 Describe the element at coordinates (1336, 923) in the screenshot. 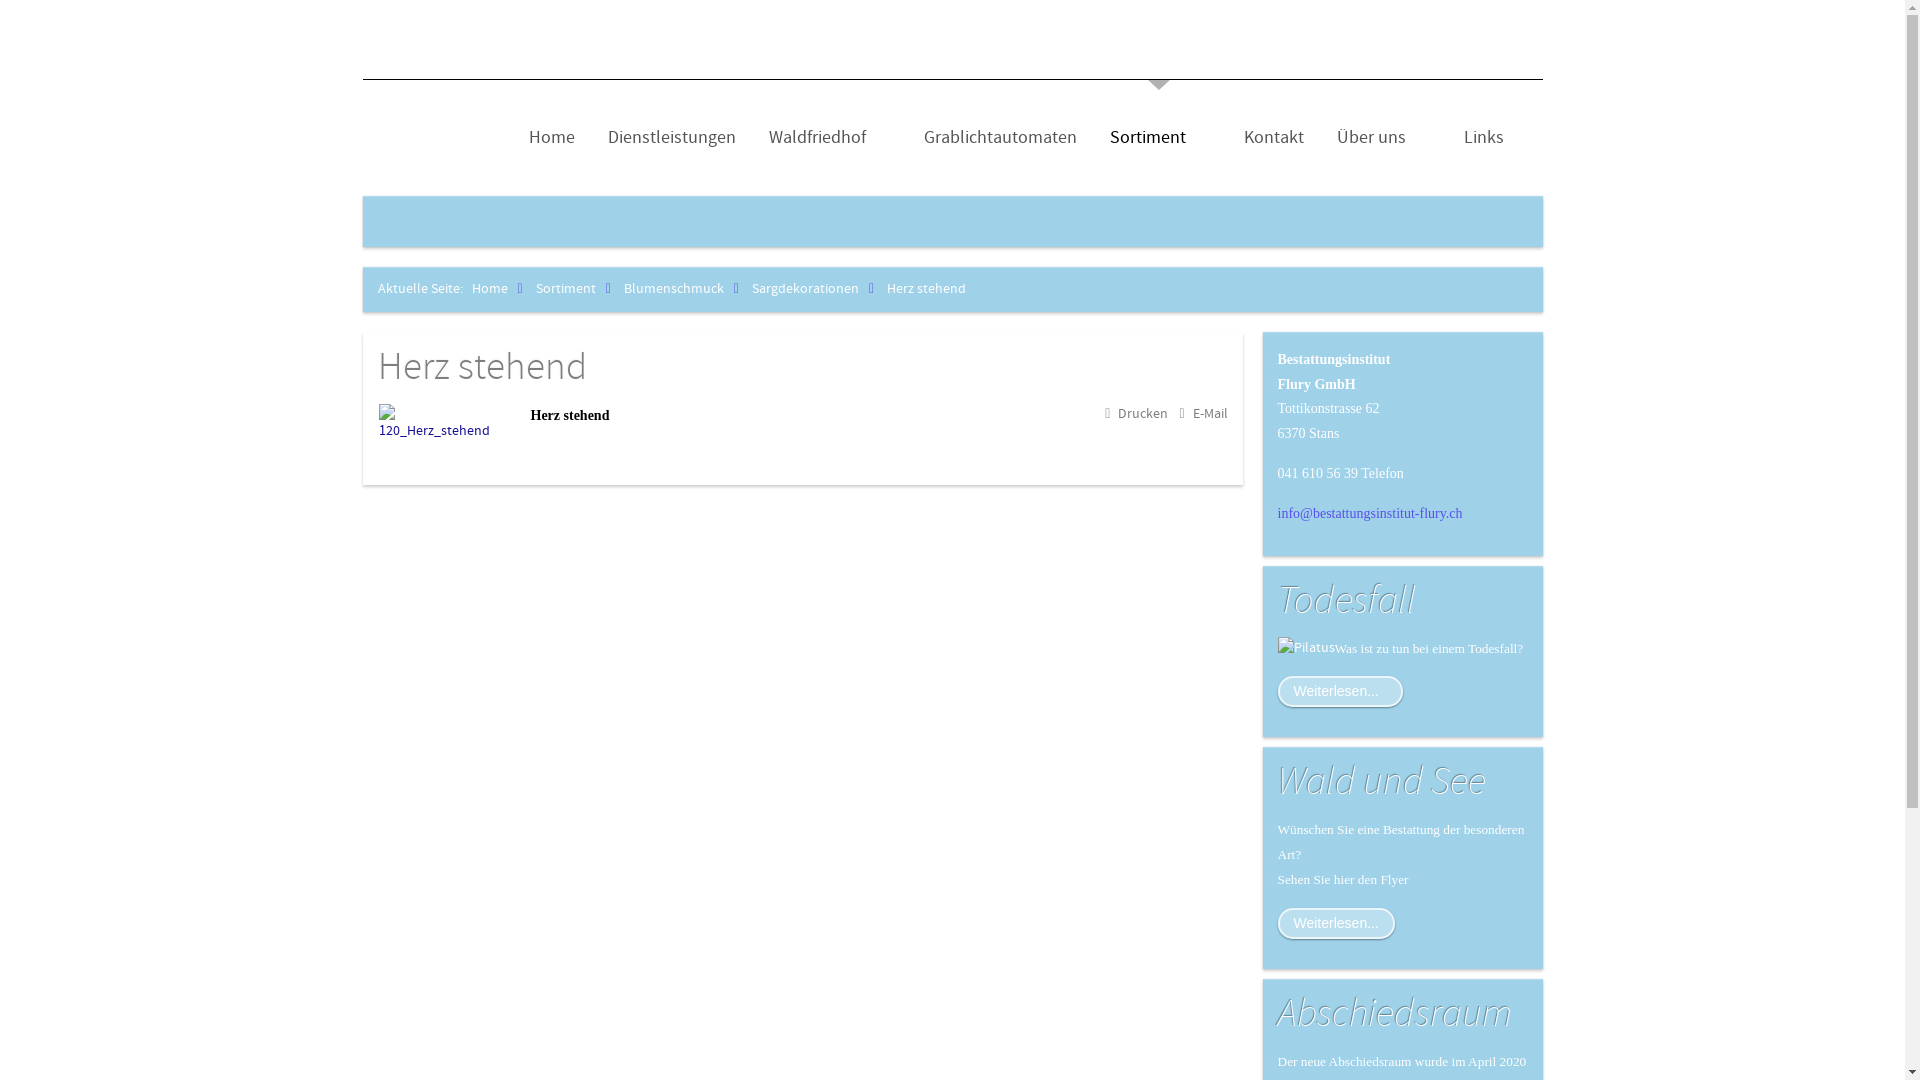

I see `'Weiterlesen...'` at that location.